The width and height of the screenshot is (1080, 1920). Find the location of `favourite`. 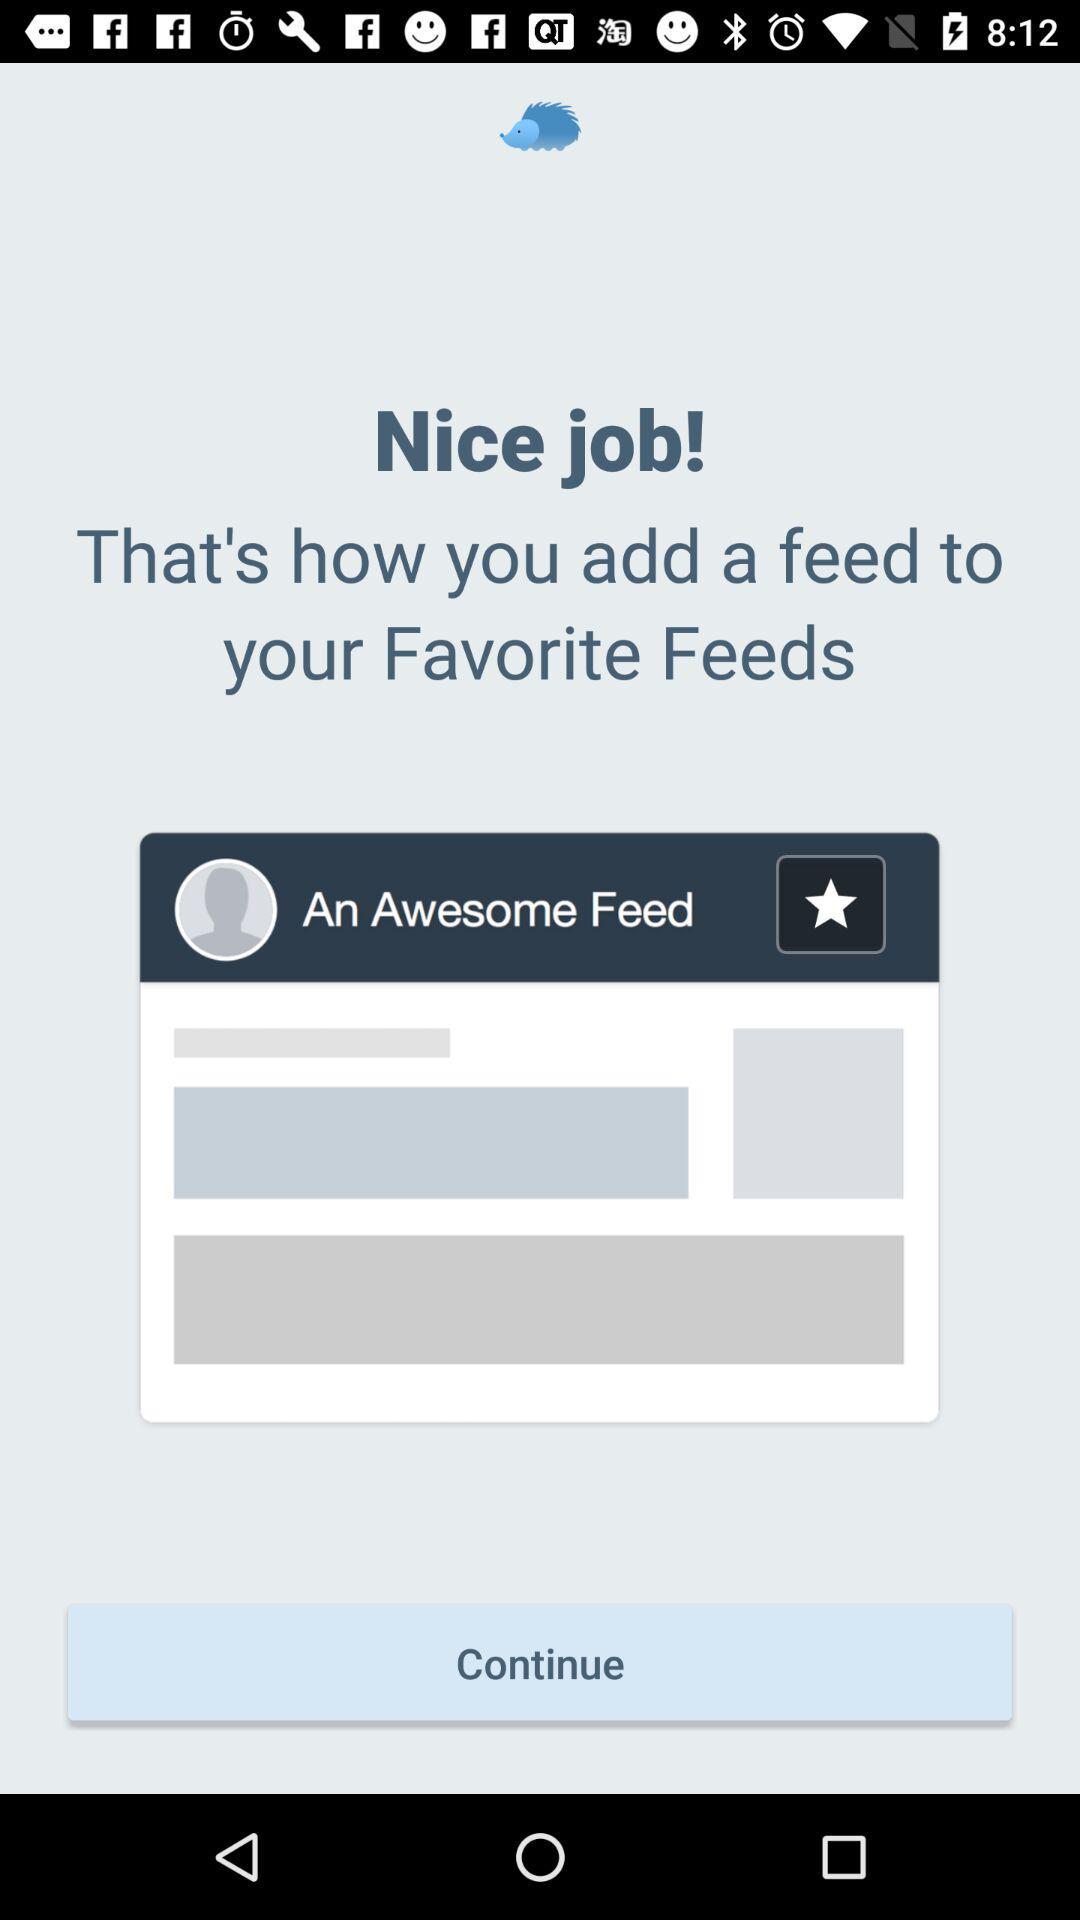

favourite is located at coordinates (830, 903).